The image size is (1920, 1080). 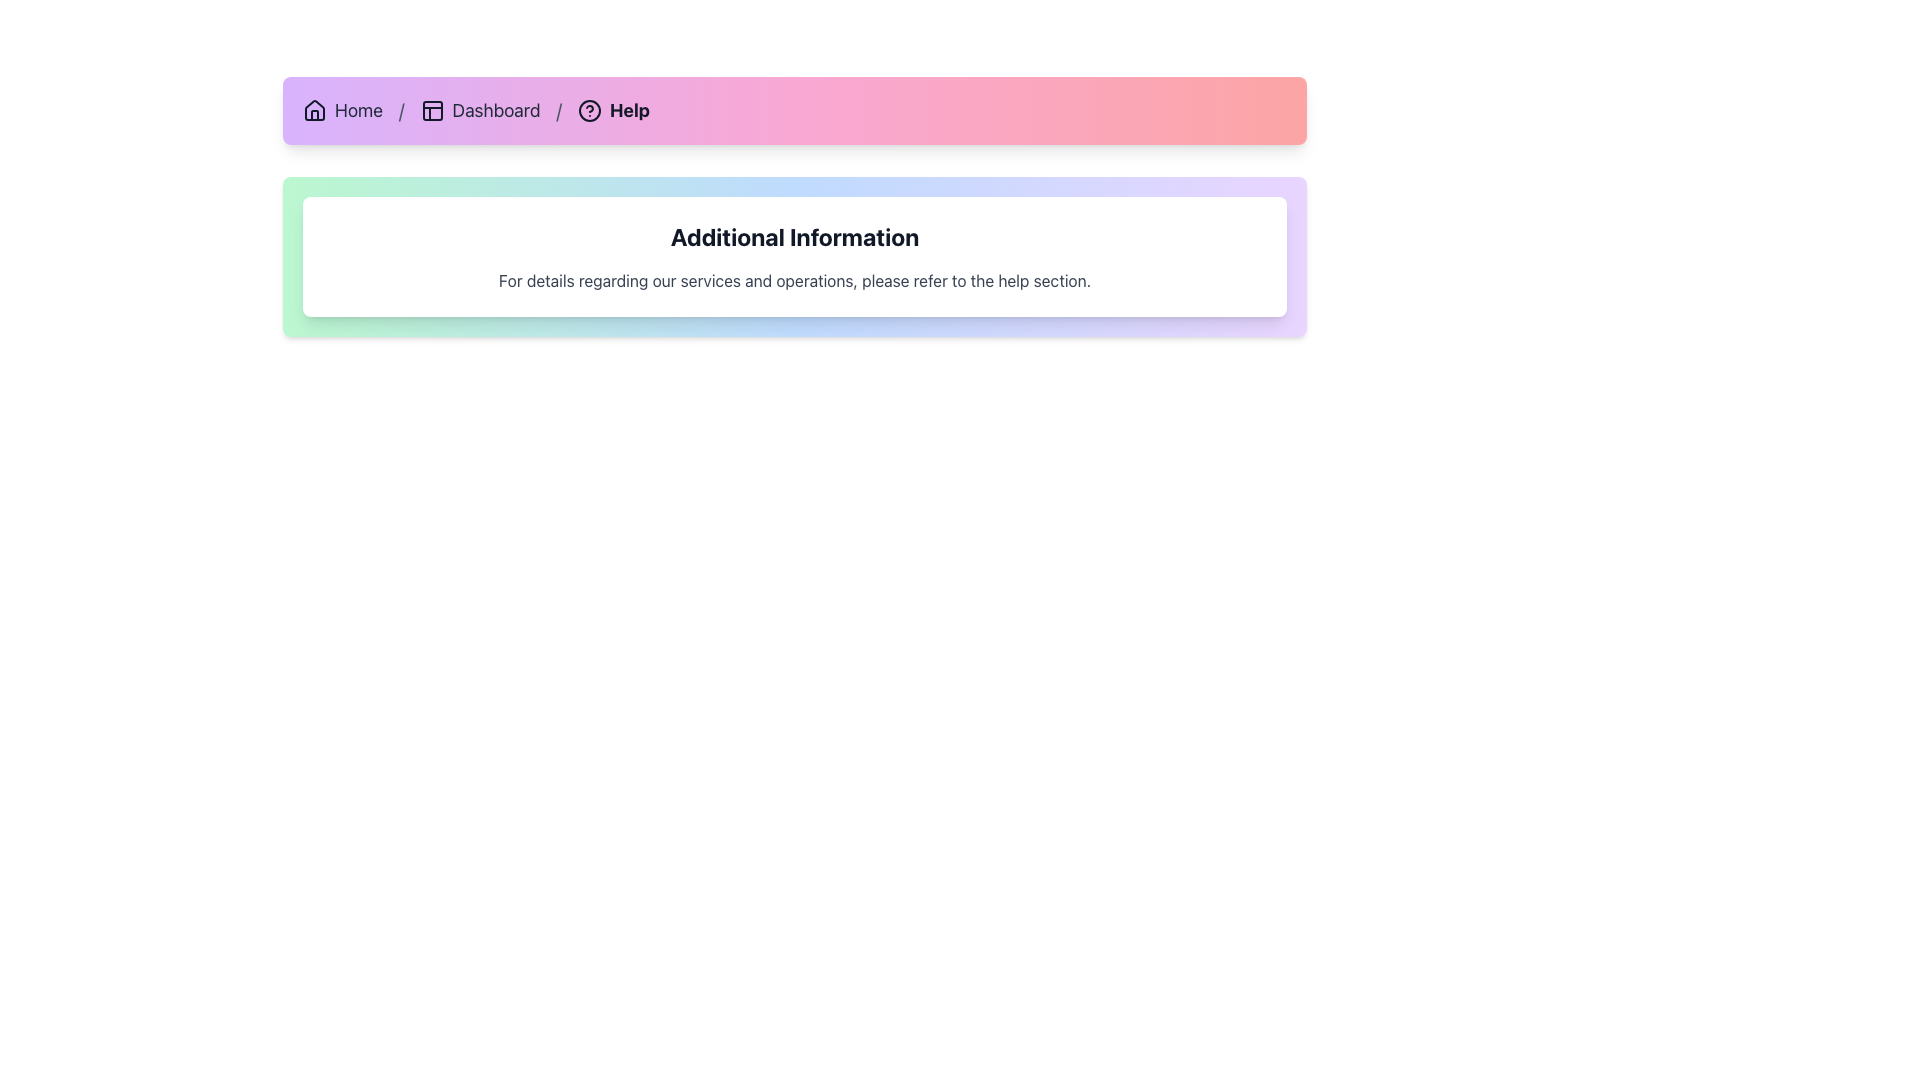 I want to click on the Breadcrumb navigation bar located near the top of the interface, which contains segments 'Home', 'Dashboard', and 'Help' with icons on the left, so click(x=794, y=111).